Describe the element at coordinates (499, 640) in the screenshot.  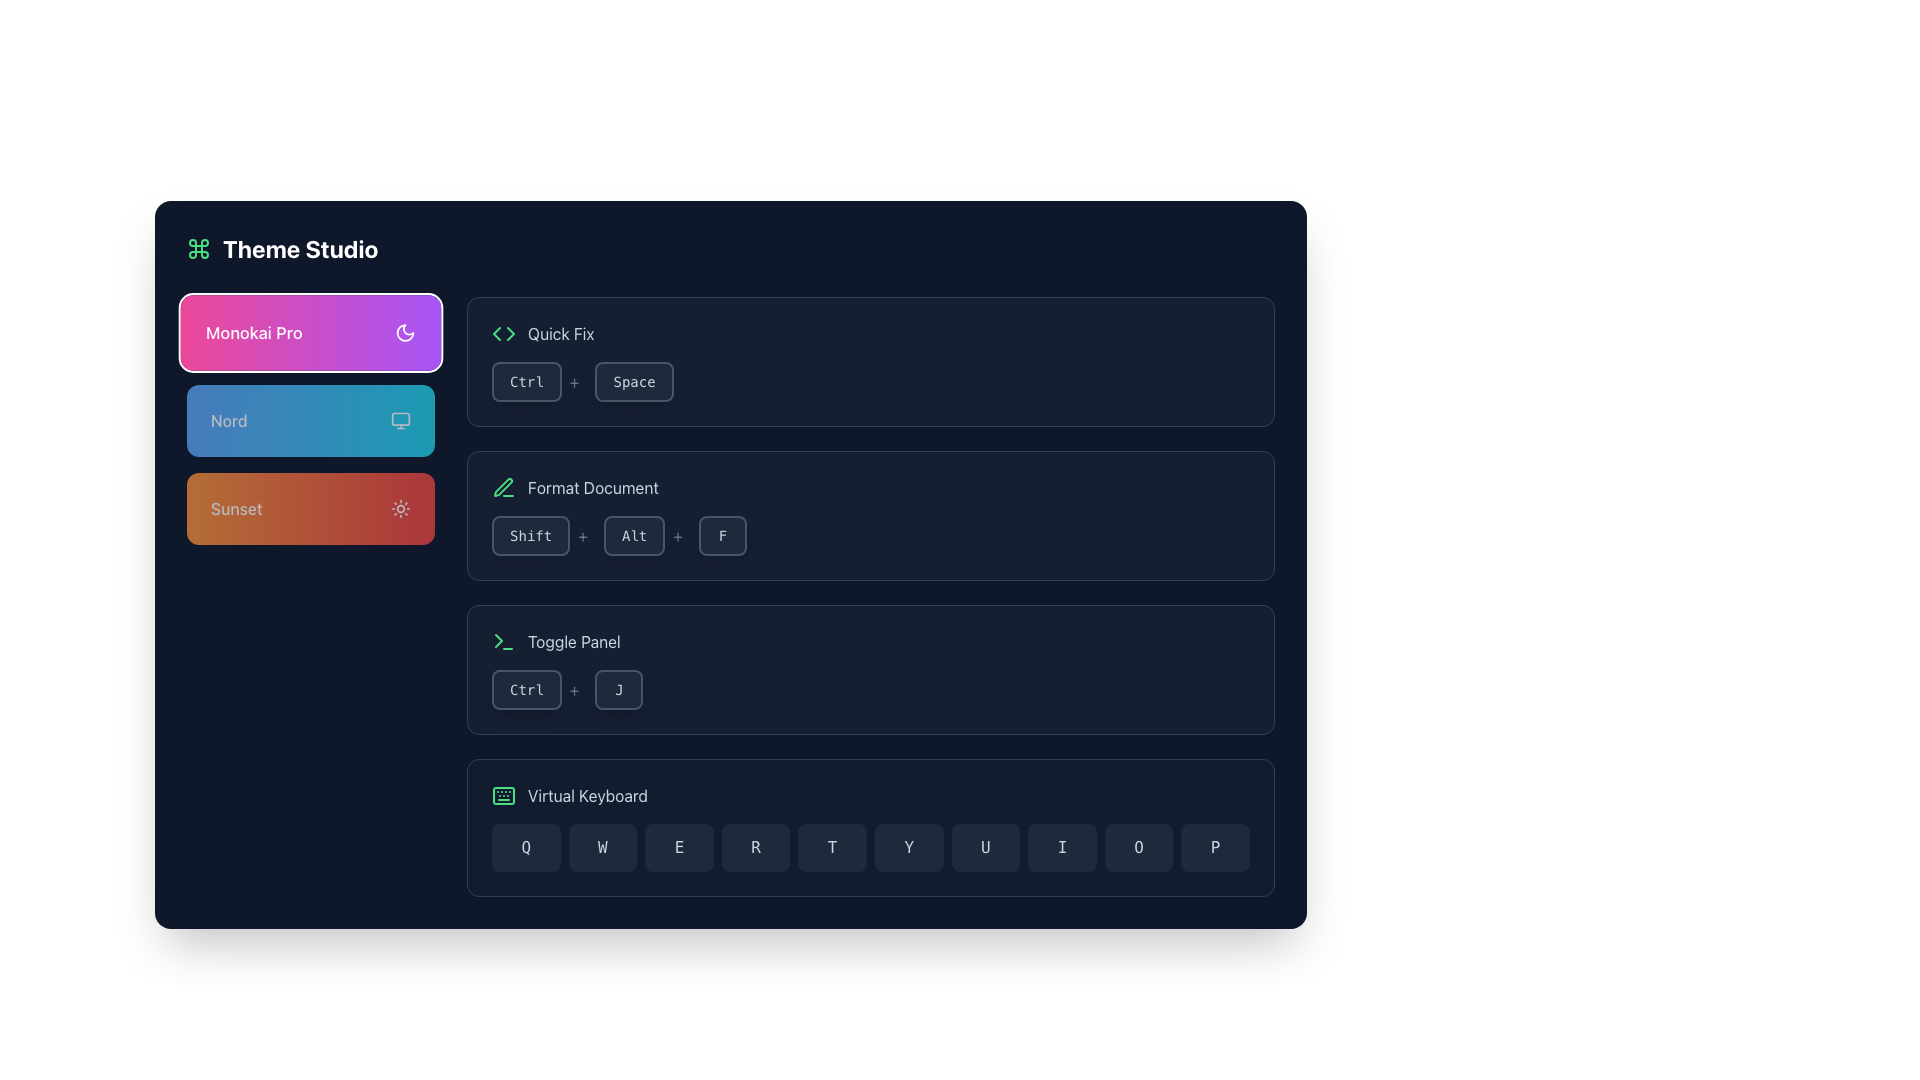
I see `the leftward pointing chevron within the terminal icon located in the left section of the application interface, near the 'Toggle Panel' functionality` at that location.